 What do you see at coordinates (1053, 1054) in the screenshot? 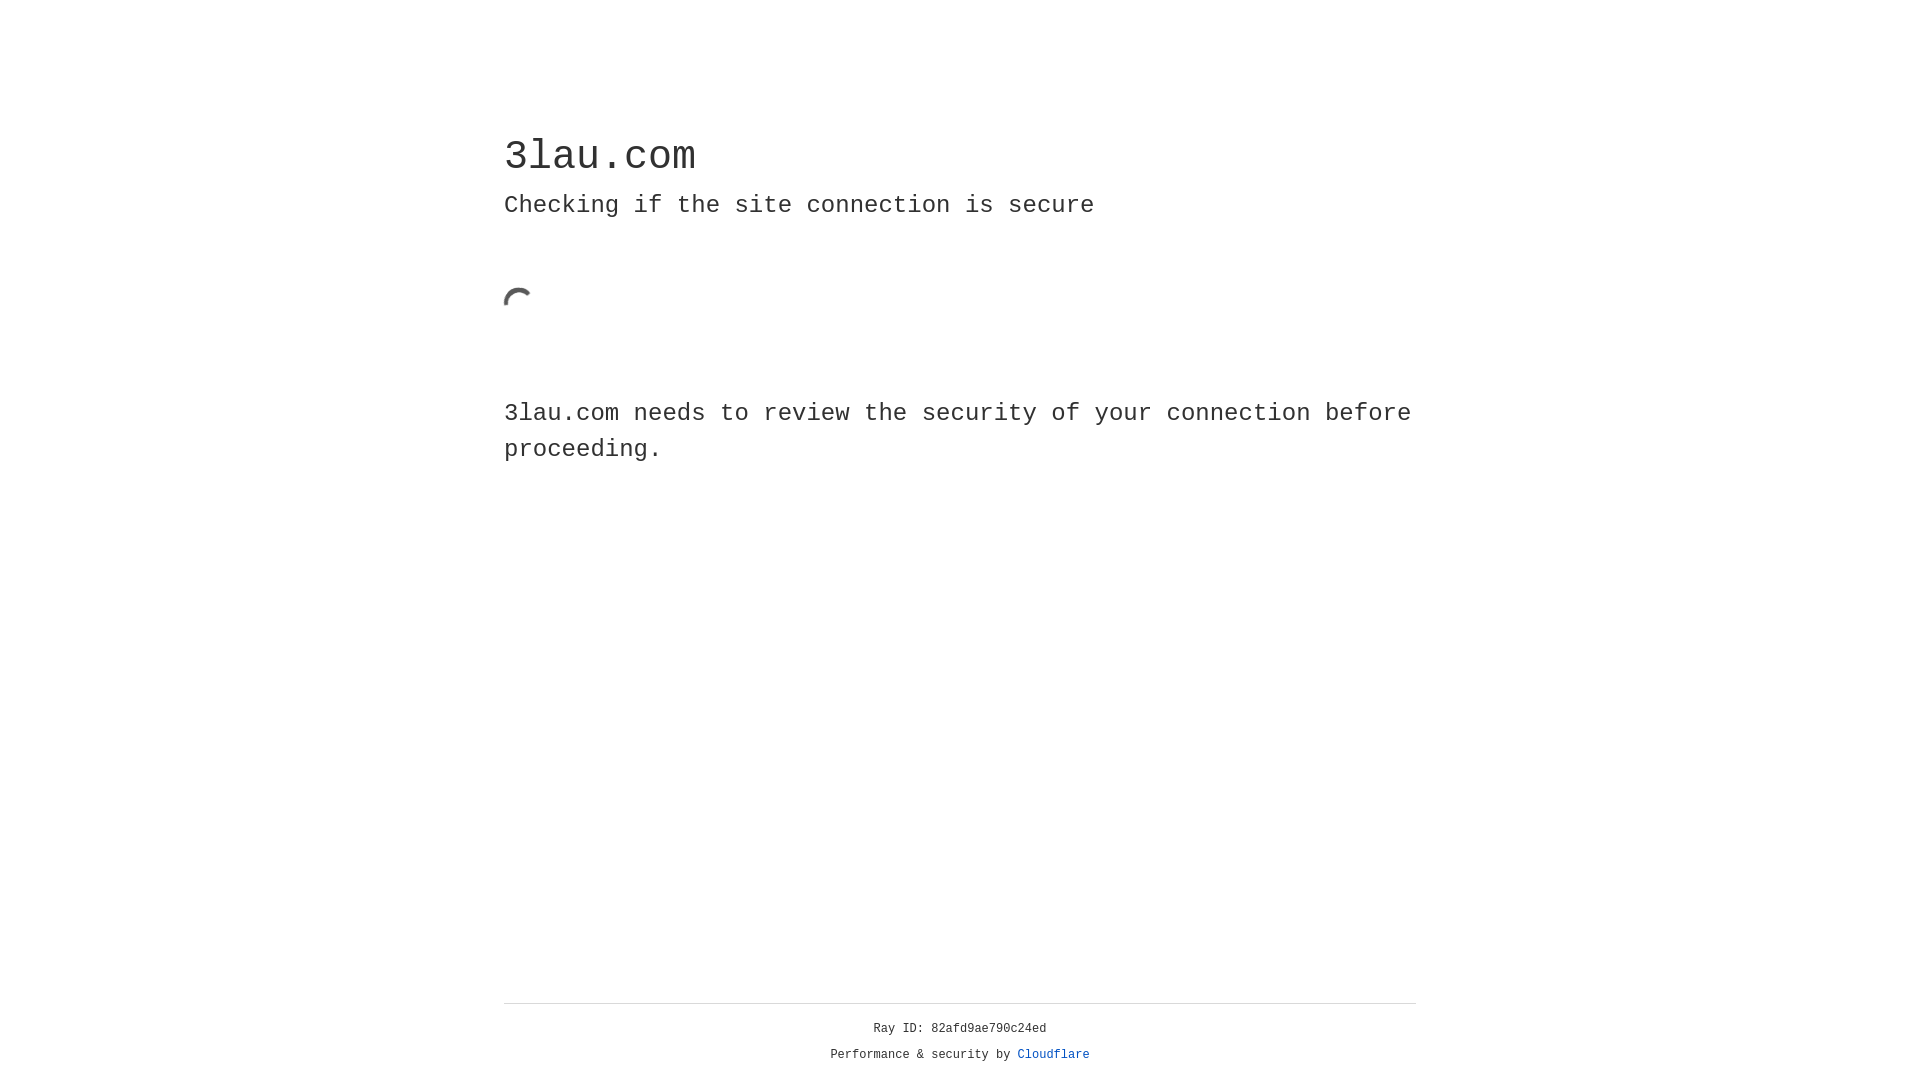
I see `'Cloudflare'` at bounding box center [1053, 1054].